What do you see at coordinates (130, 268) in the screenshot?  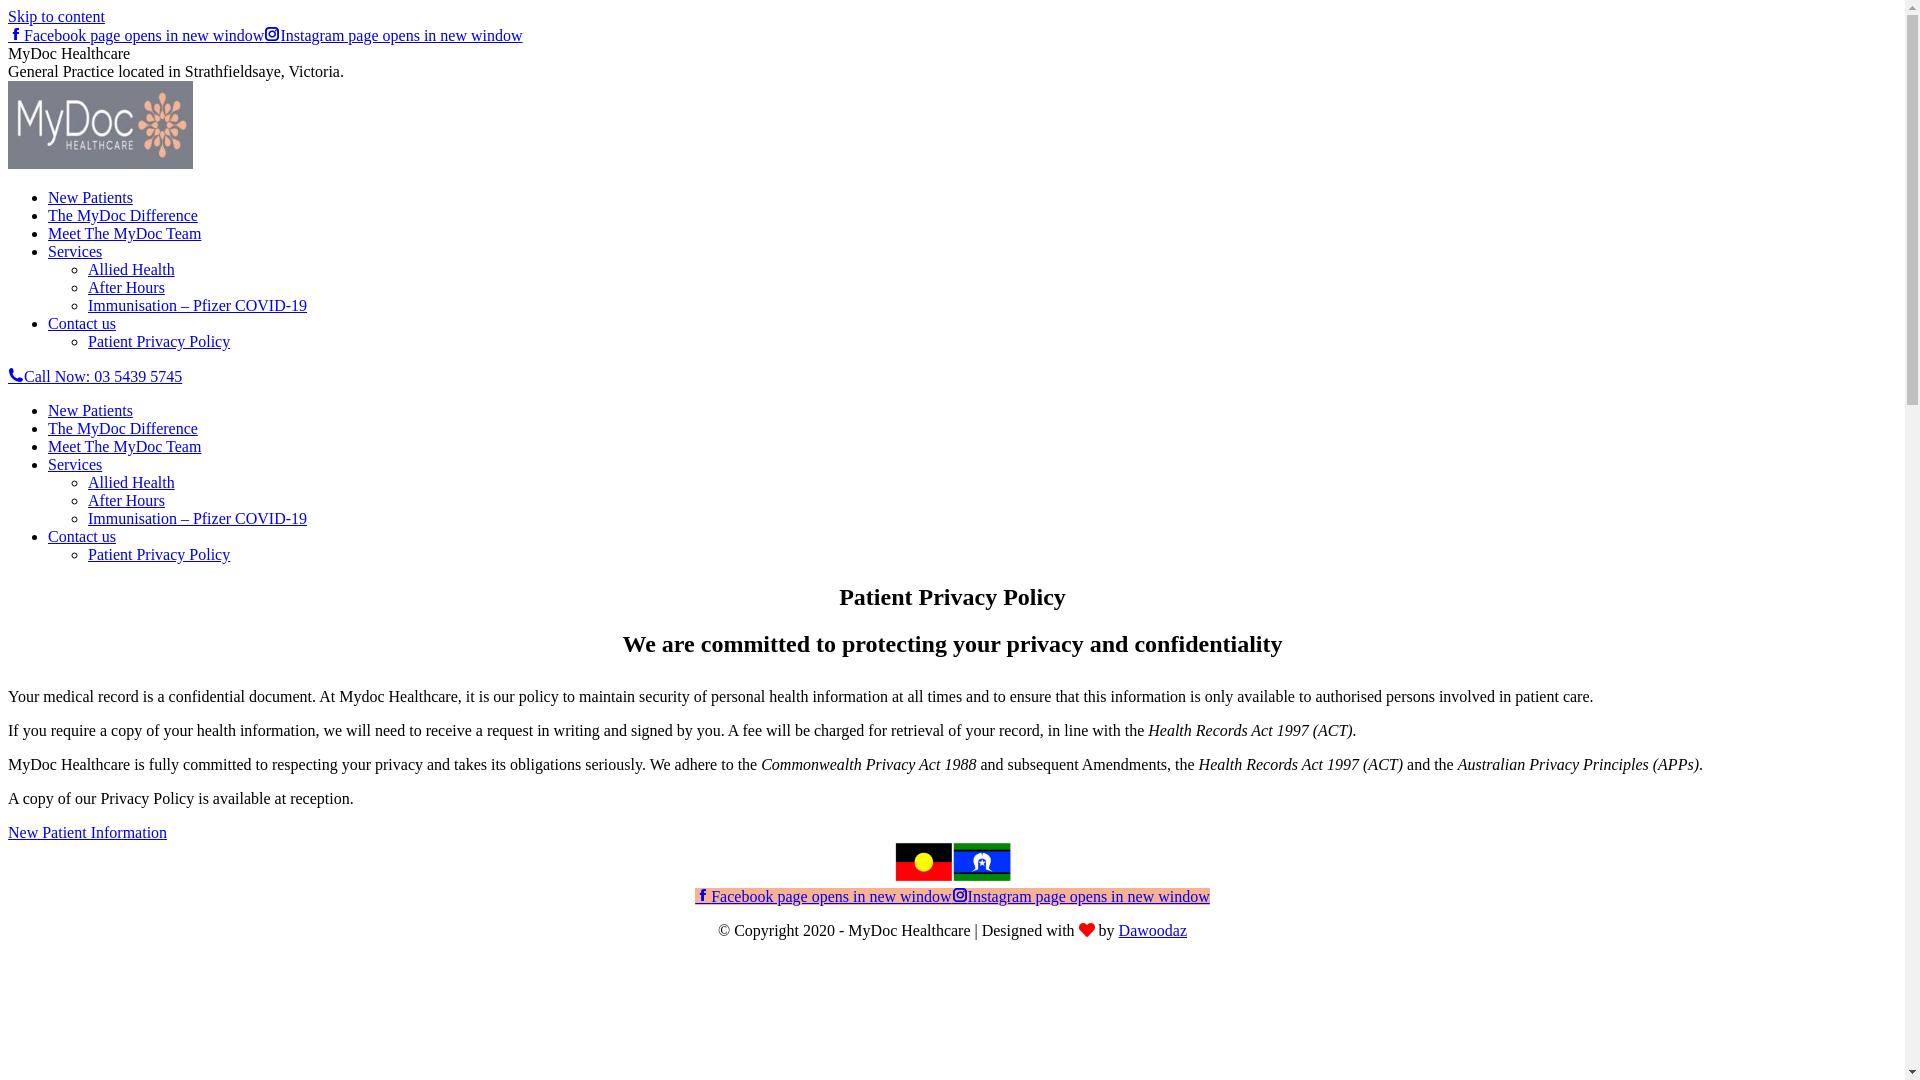 I see `'Allied Health'` at bounding box center [130, 268].